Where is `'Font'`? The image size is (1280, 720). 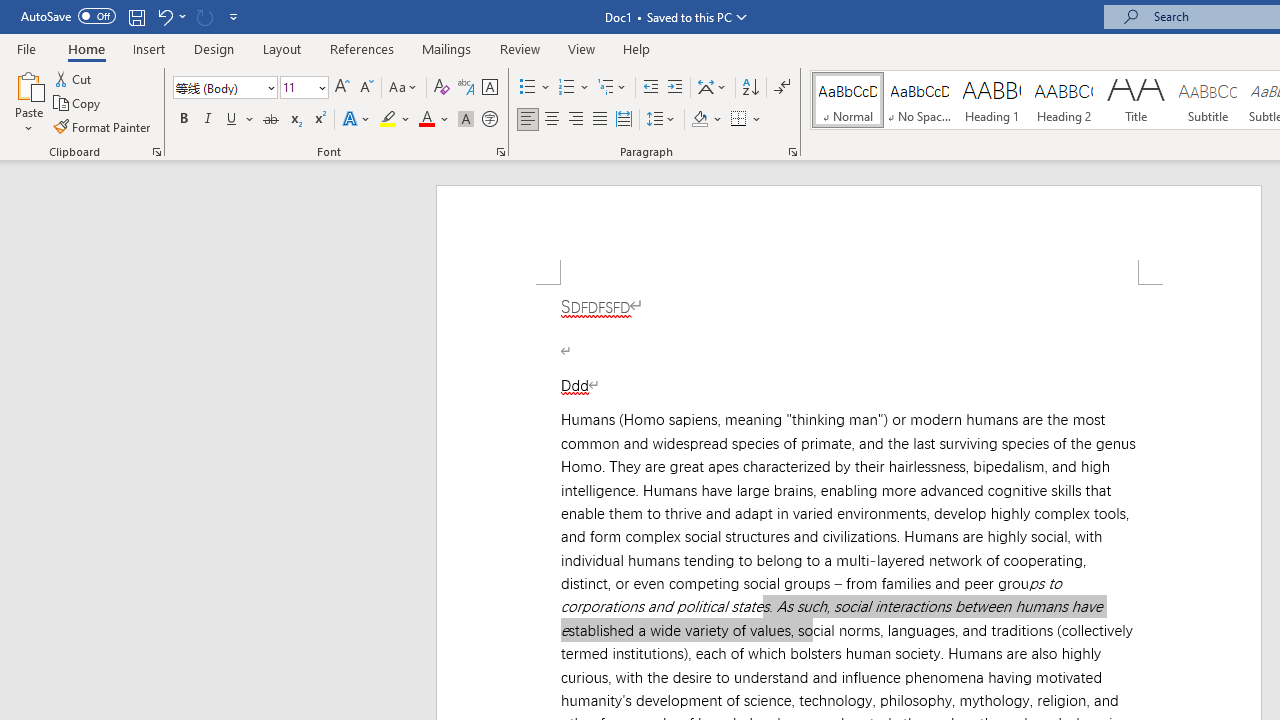
'Font' is located at coordinates (218, 86).